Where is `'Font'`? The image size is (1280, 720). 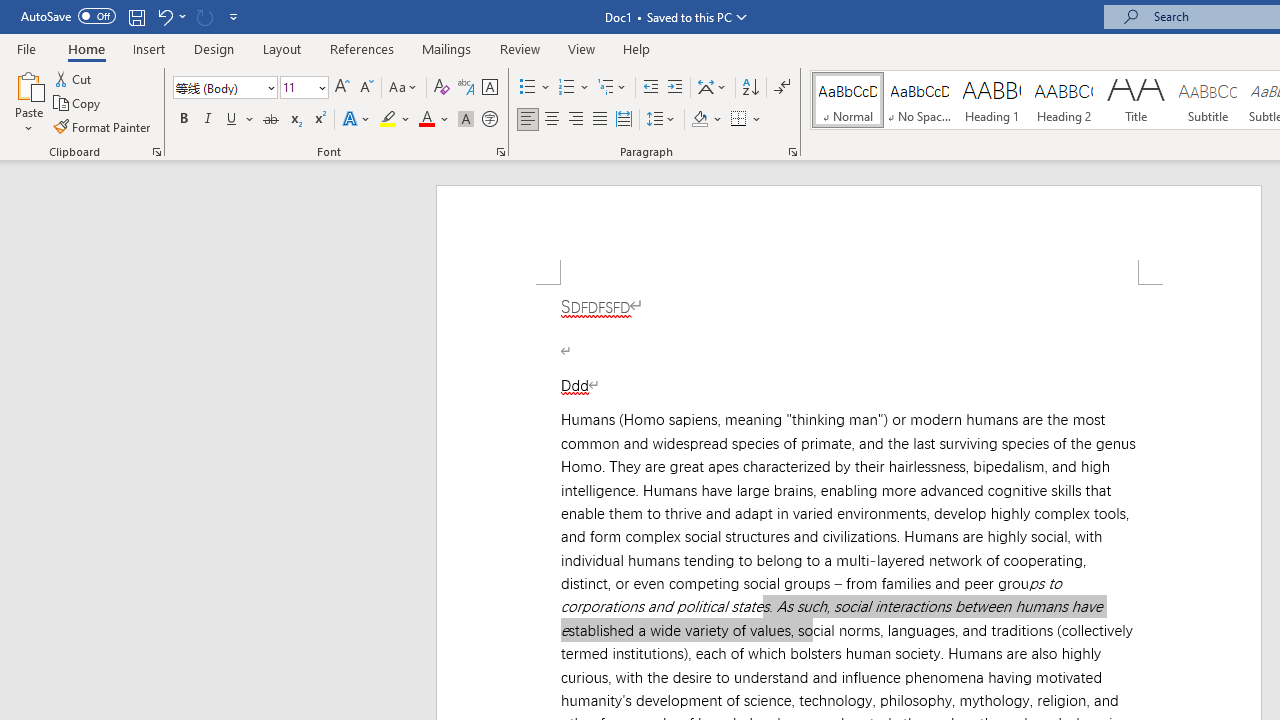
'Font' is located at coordinates (218, 86).